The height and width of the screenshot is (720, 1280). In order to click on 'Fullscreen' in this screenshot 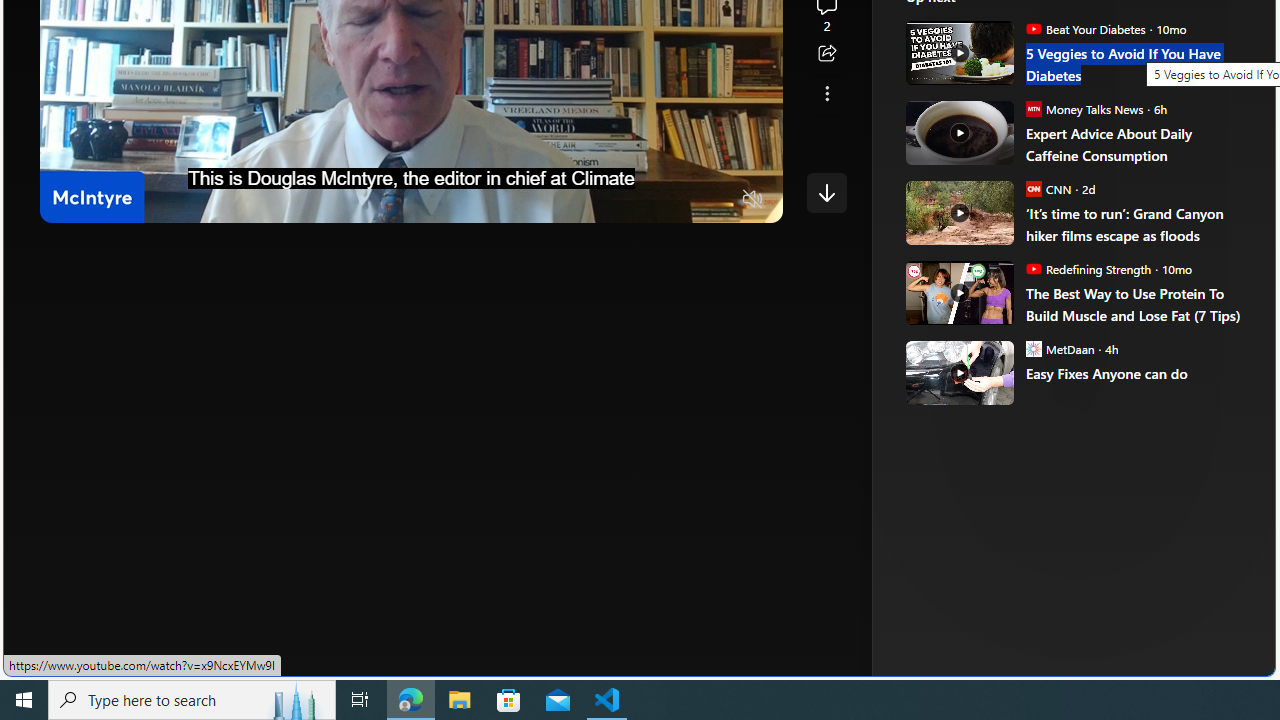, I will do `click(714, 200)`.